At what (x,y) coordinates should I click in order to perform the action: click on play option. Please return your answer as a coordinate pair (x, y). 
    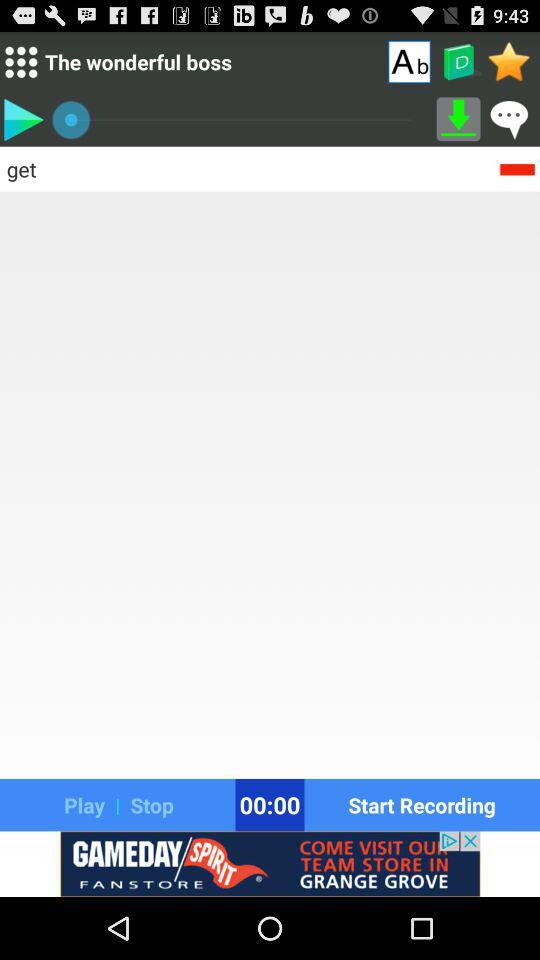
    Looking at the image, I should click on (22, 119).